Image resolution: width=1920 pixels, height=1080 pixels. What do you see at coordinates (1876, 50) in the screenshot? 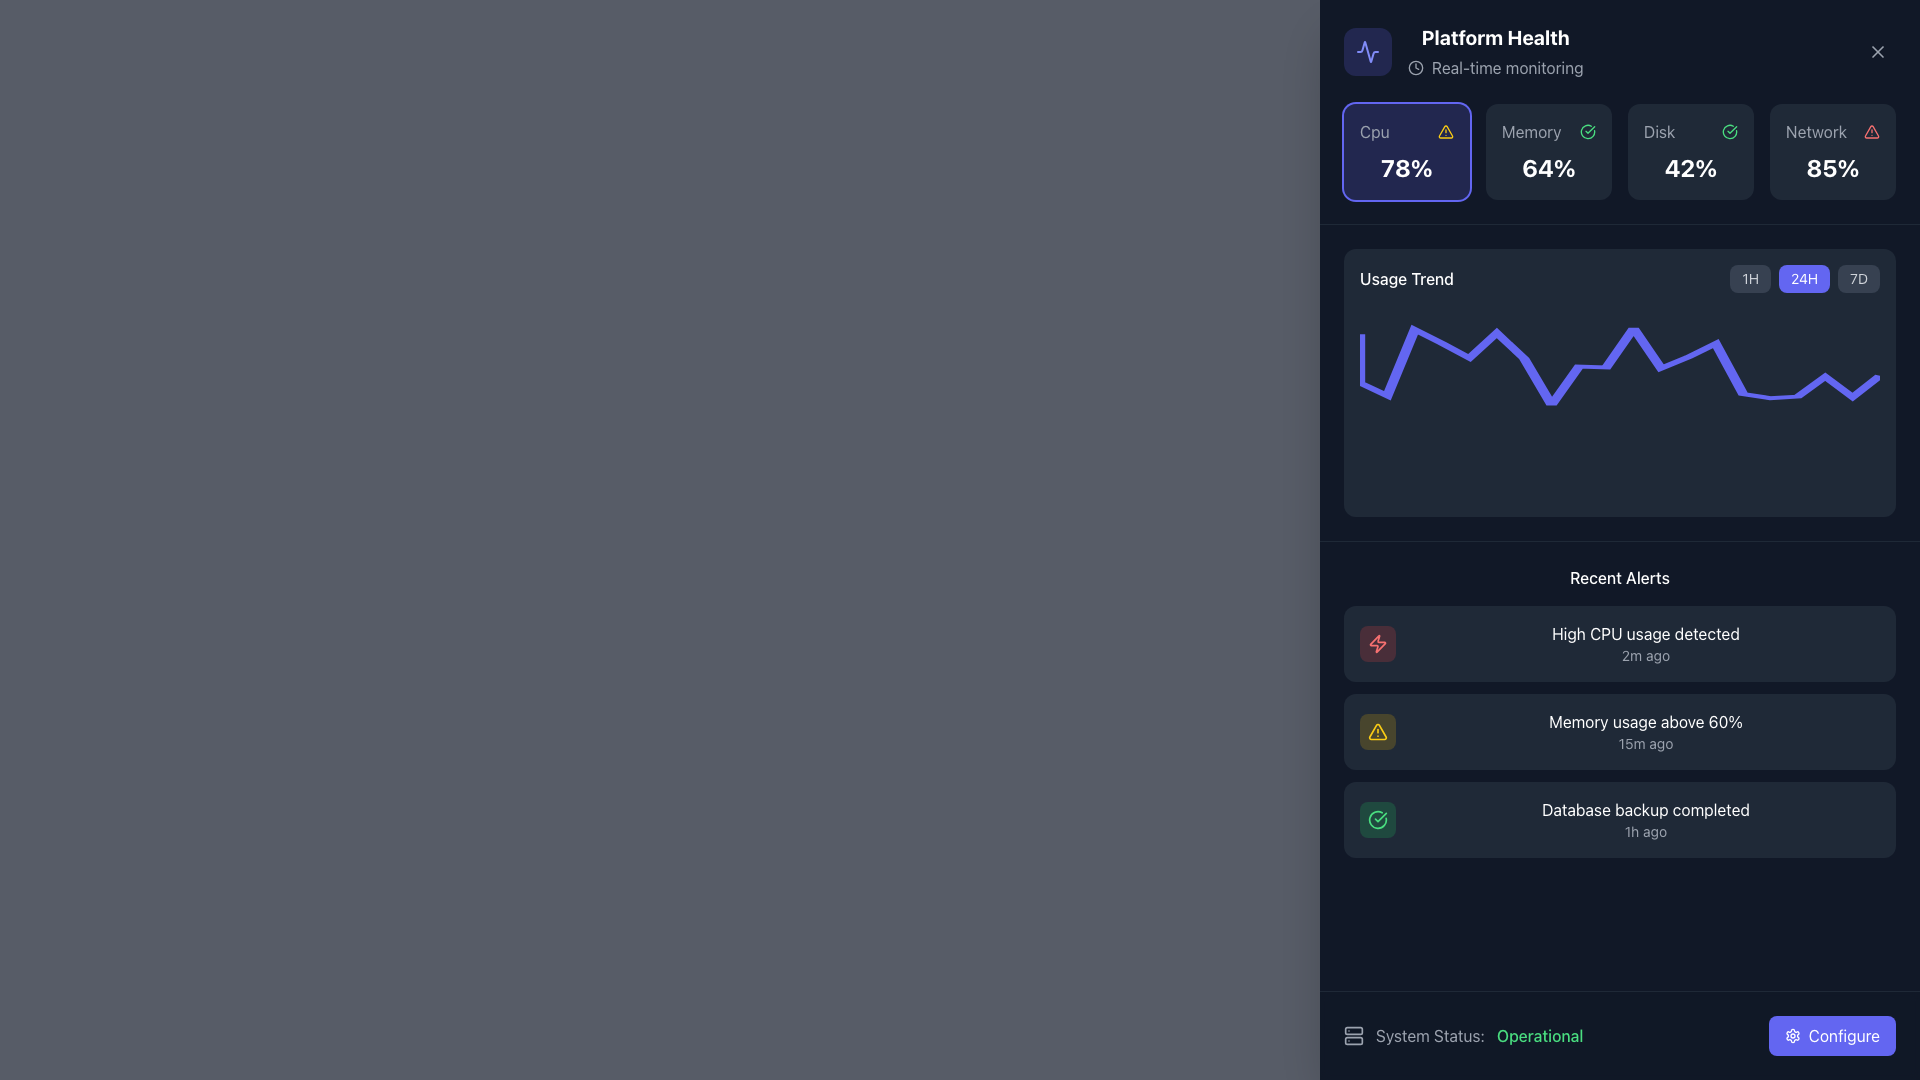
I see `the cross icon representing a close or dismiss button located near the top-right corner of the interface adjacent to the 'Platform Health' section header` at bounding box center [1876, 50].